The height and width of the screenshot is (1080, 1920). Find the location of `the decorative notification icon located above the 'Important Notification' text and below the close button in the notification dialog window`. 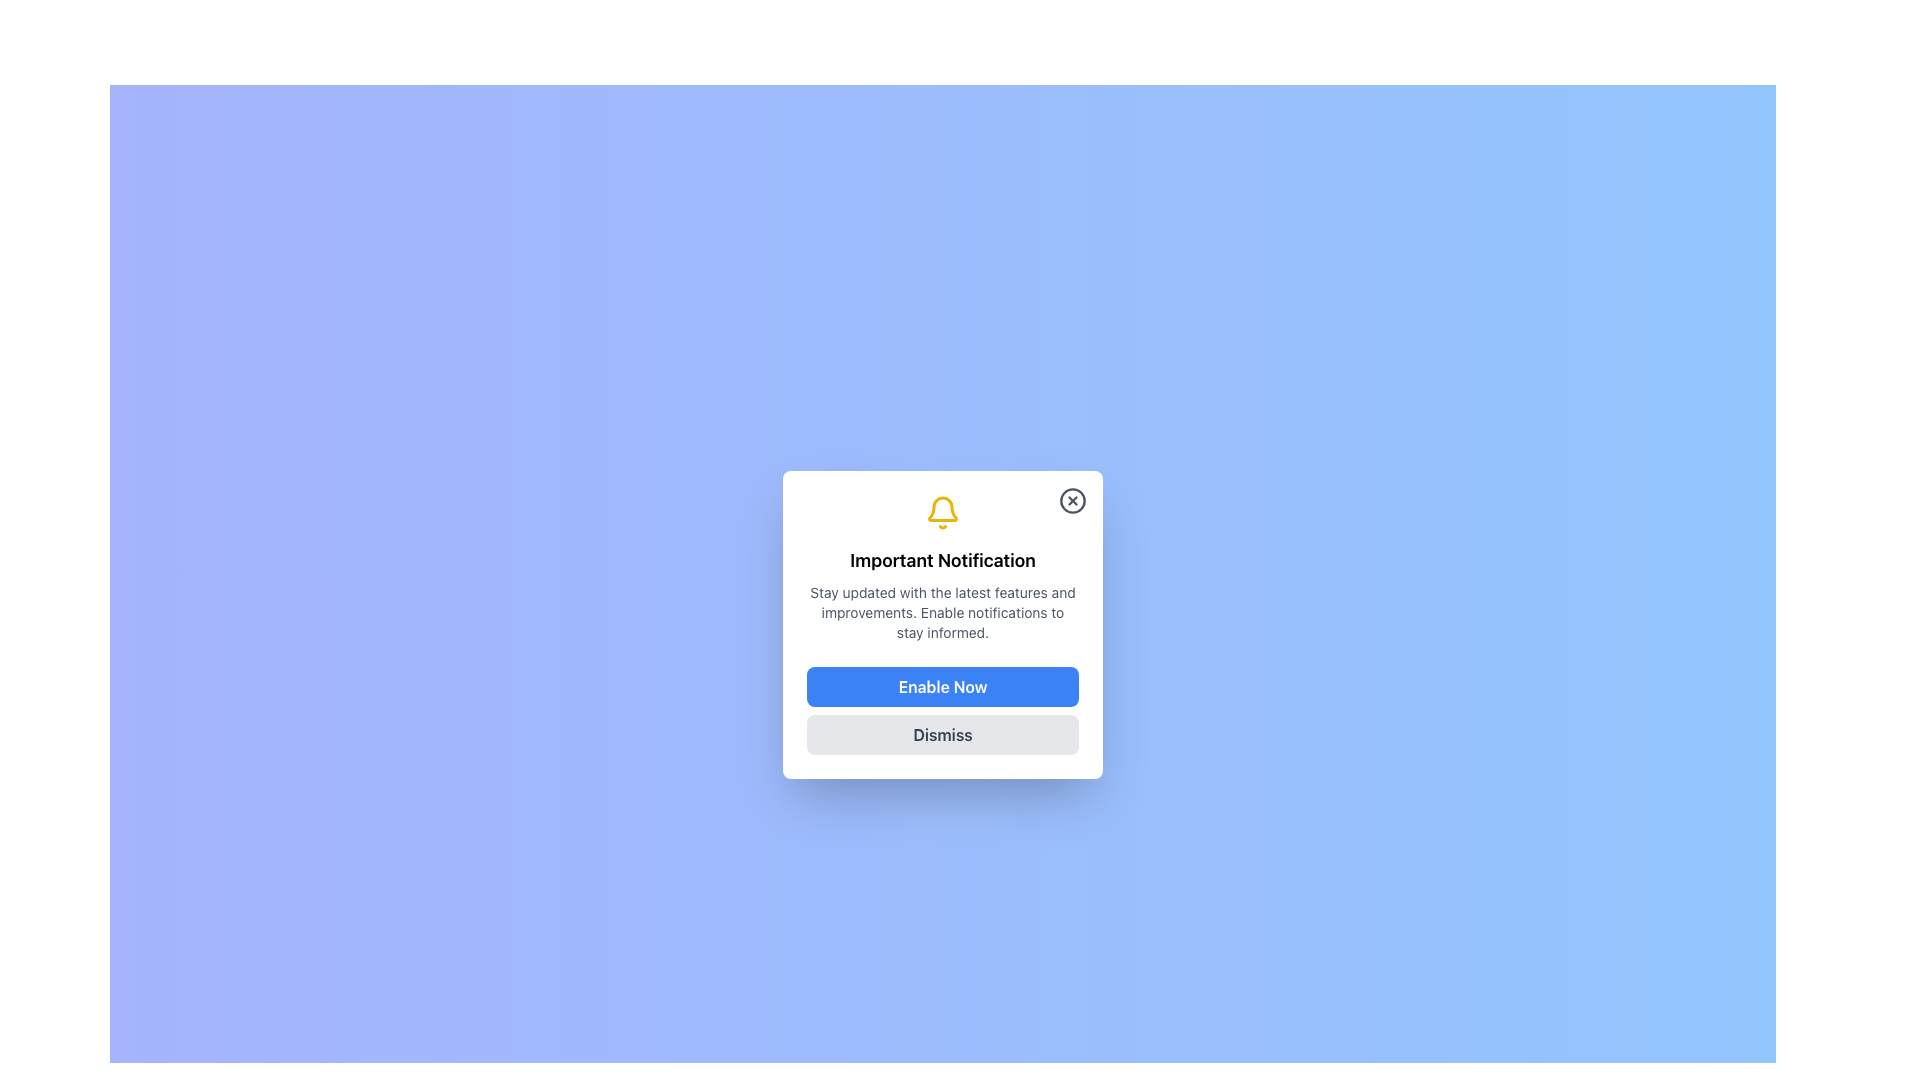

the decorative notification icon located above the 'Important Notification' text and below the close button in the notification dialog window is located at coordinates (941, 508).